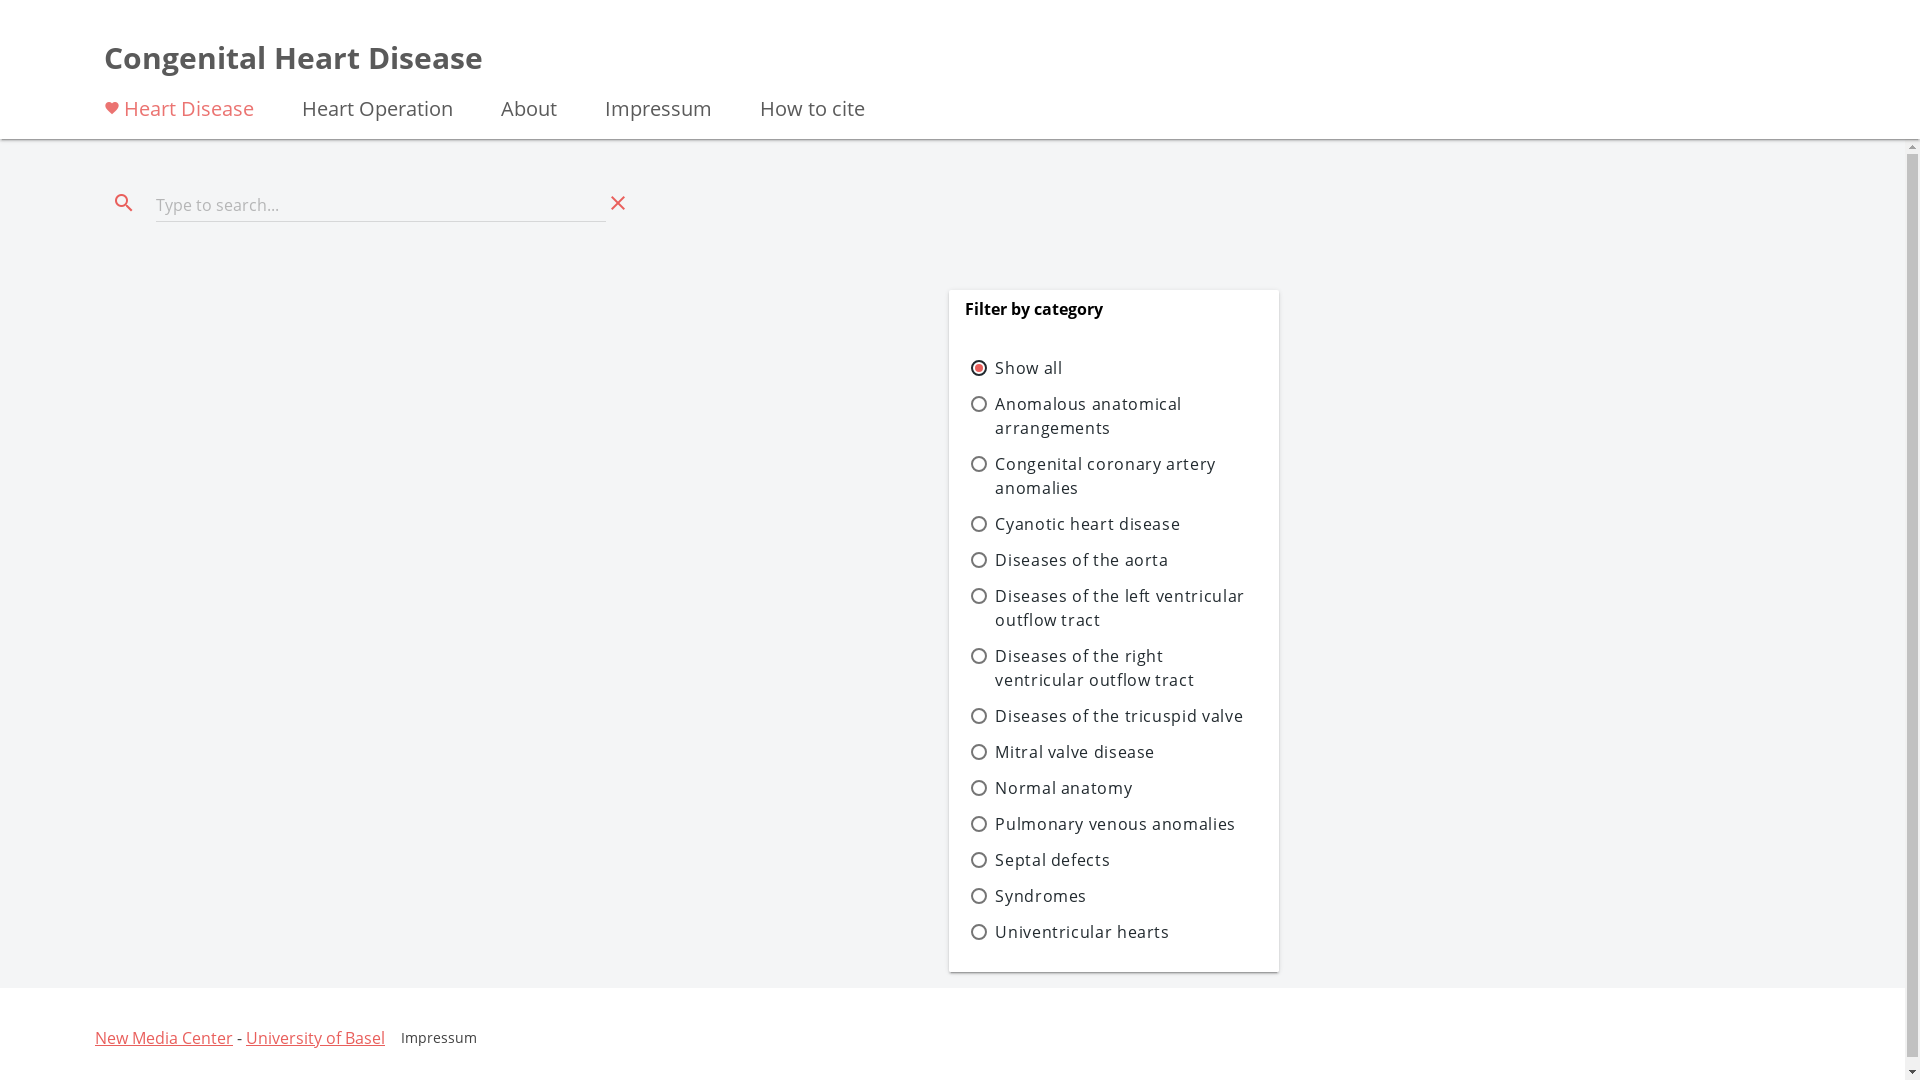 This screenshot has width=1920, height=1080. I want to click on 'Heart Operation', so click(377, 107).